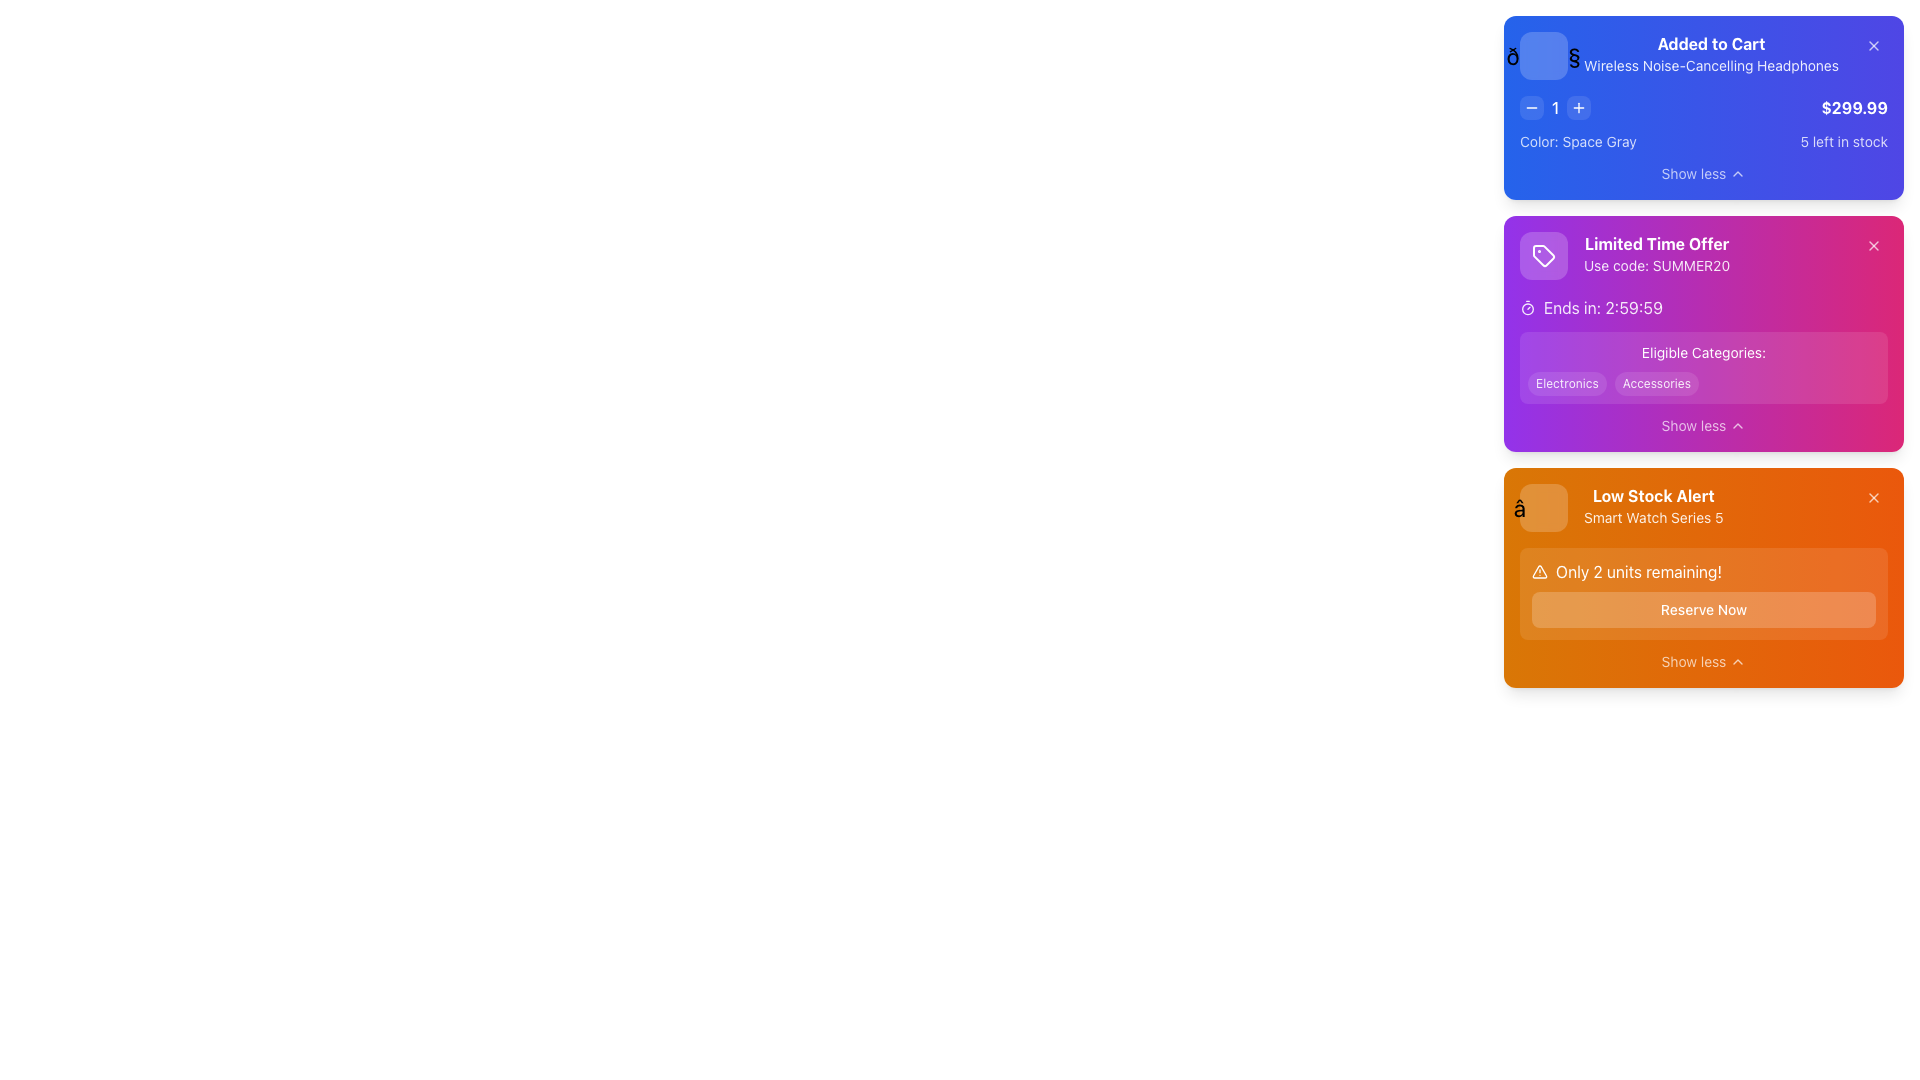 Image resolution: width=1920 pixels, height=1080 pixels. I want to click on the close button located in the top-right corner of the 'Limited Time Offer' card, so click(1872, 245).